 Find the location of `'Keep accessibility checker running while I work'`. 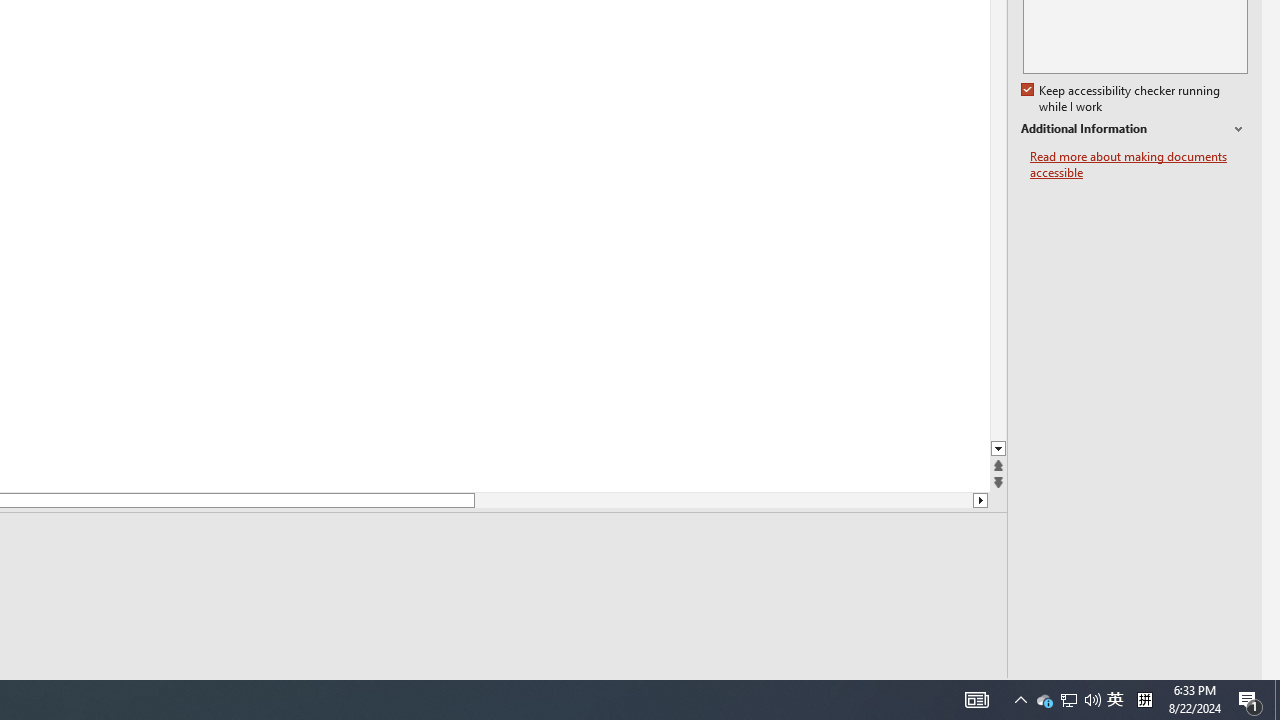

'Keep accessibility checker running while I work' is located at coordinates (1122, 99).